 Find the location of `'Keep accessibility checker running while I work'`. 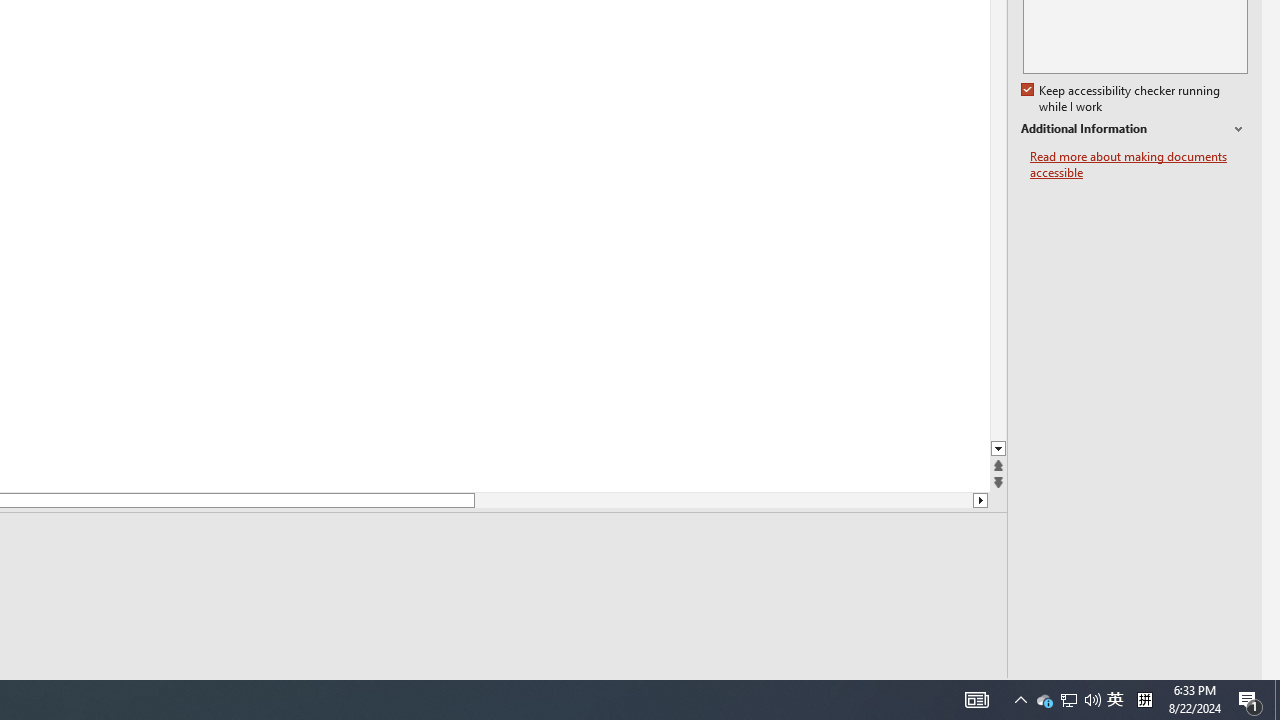

'Keep accessibility checker running while I work' is located at coordinates (1122, 99).